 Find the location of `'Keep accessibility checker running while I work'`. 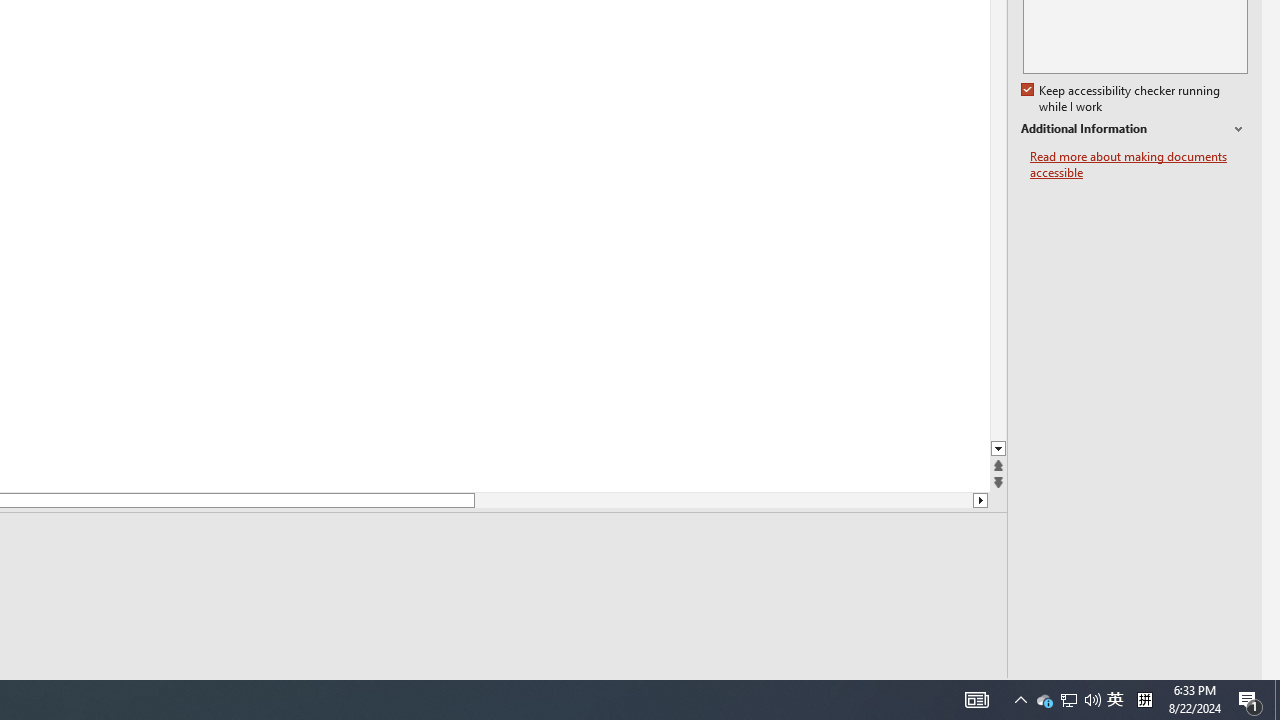

'Keep accessibility checker running while I work' is located at coordinates (1122, 99).